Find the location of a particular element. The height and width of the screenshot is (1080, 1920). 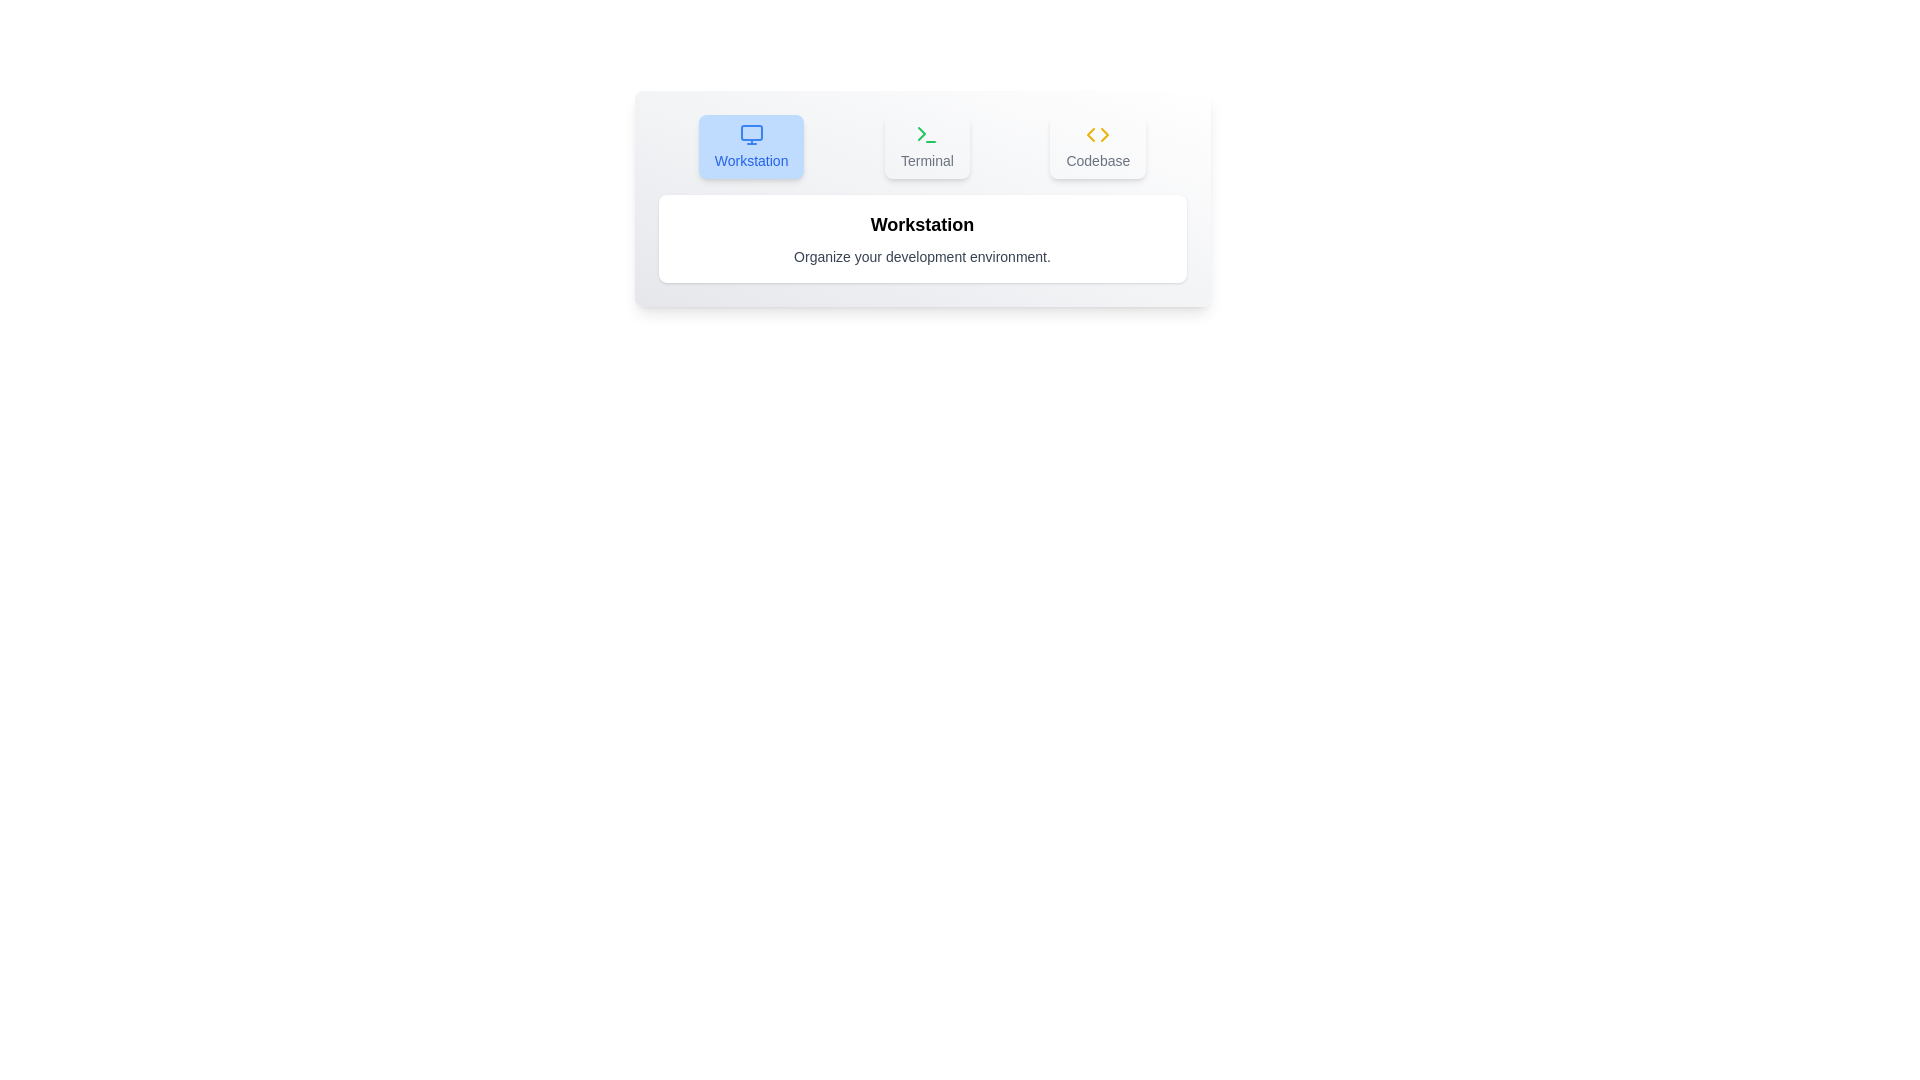

the tab titled Terminal to examine its title and description is located at coordinates (925, 145).